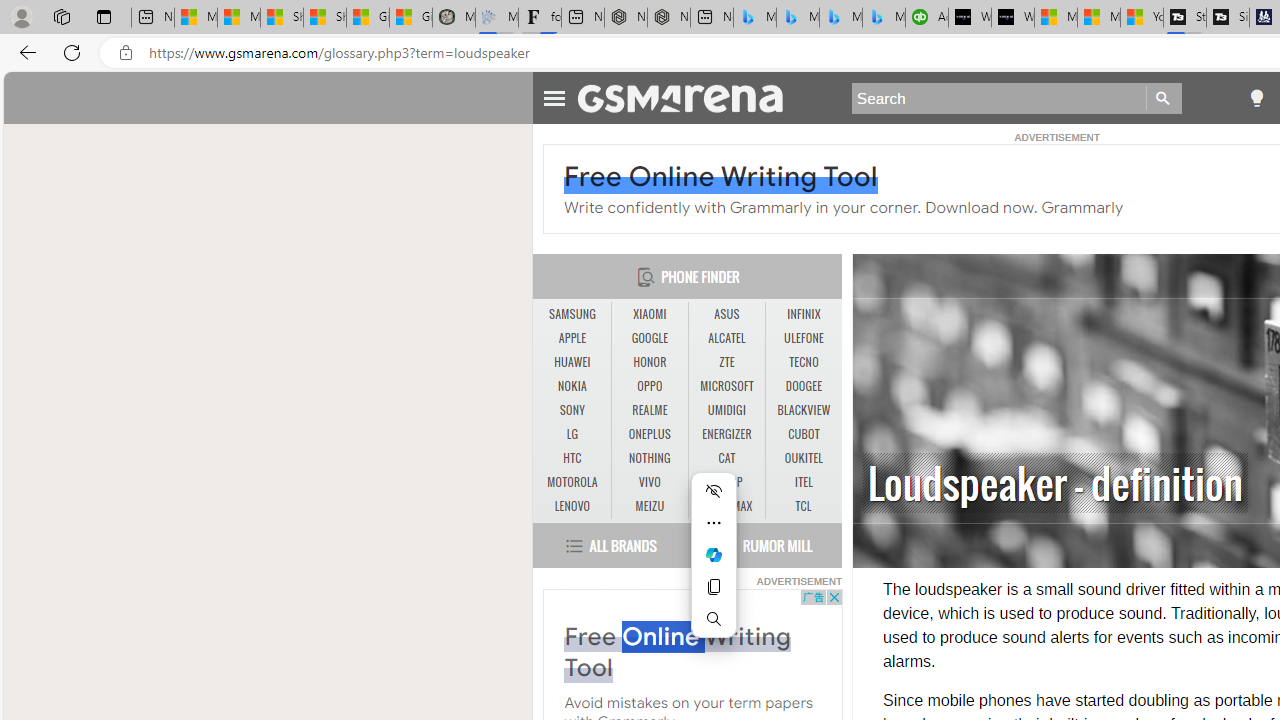 The image size is (1280, 720). What do you see at coordinates (726, 315) in the screenshot?
I see `'ASUS'` at bounding box center [726, 315].